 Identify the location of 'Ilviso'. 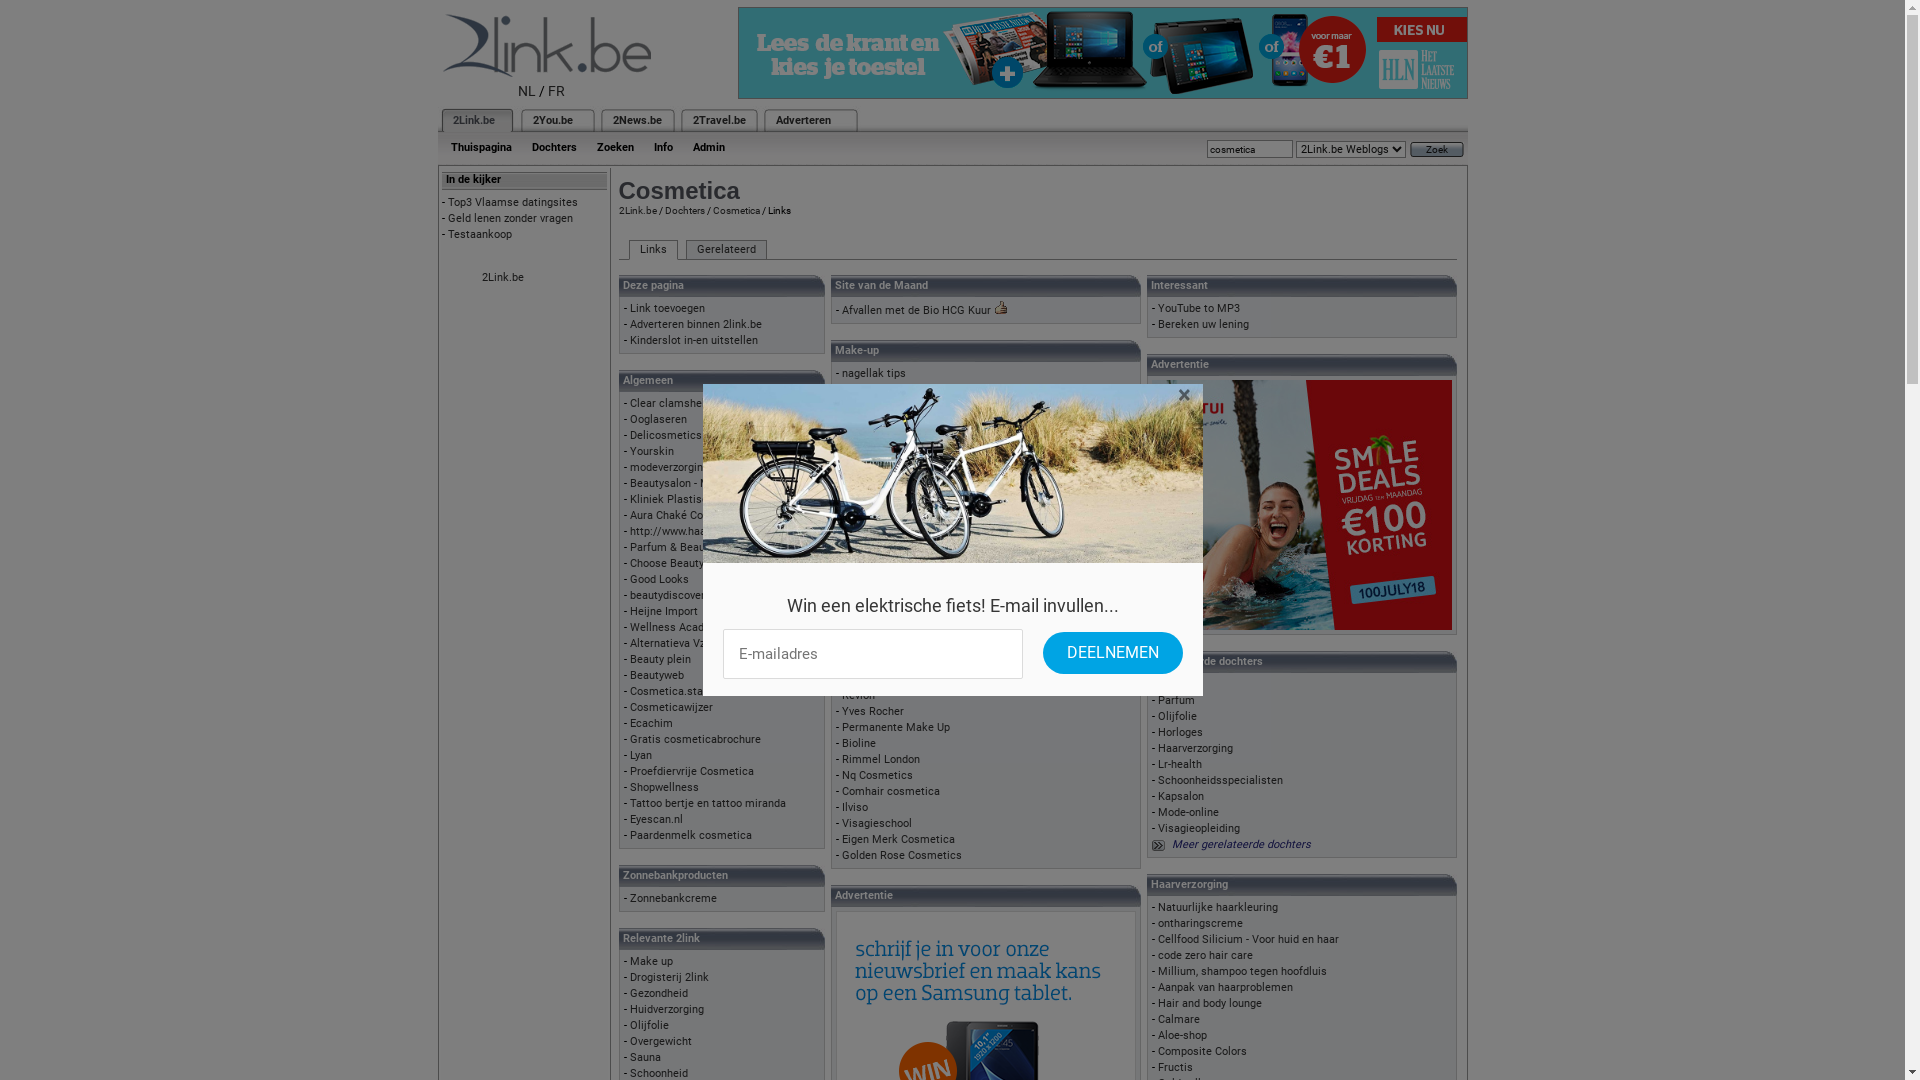
(854, 806).